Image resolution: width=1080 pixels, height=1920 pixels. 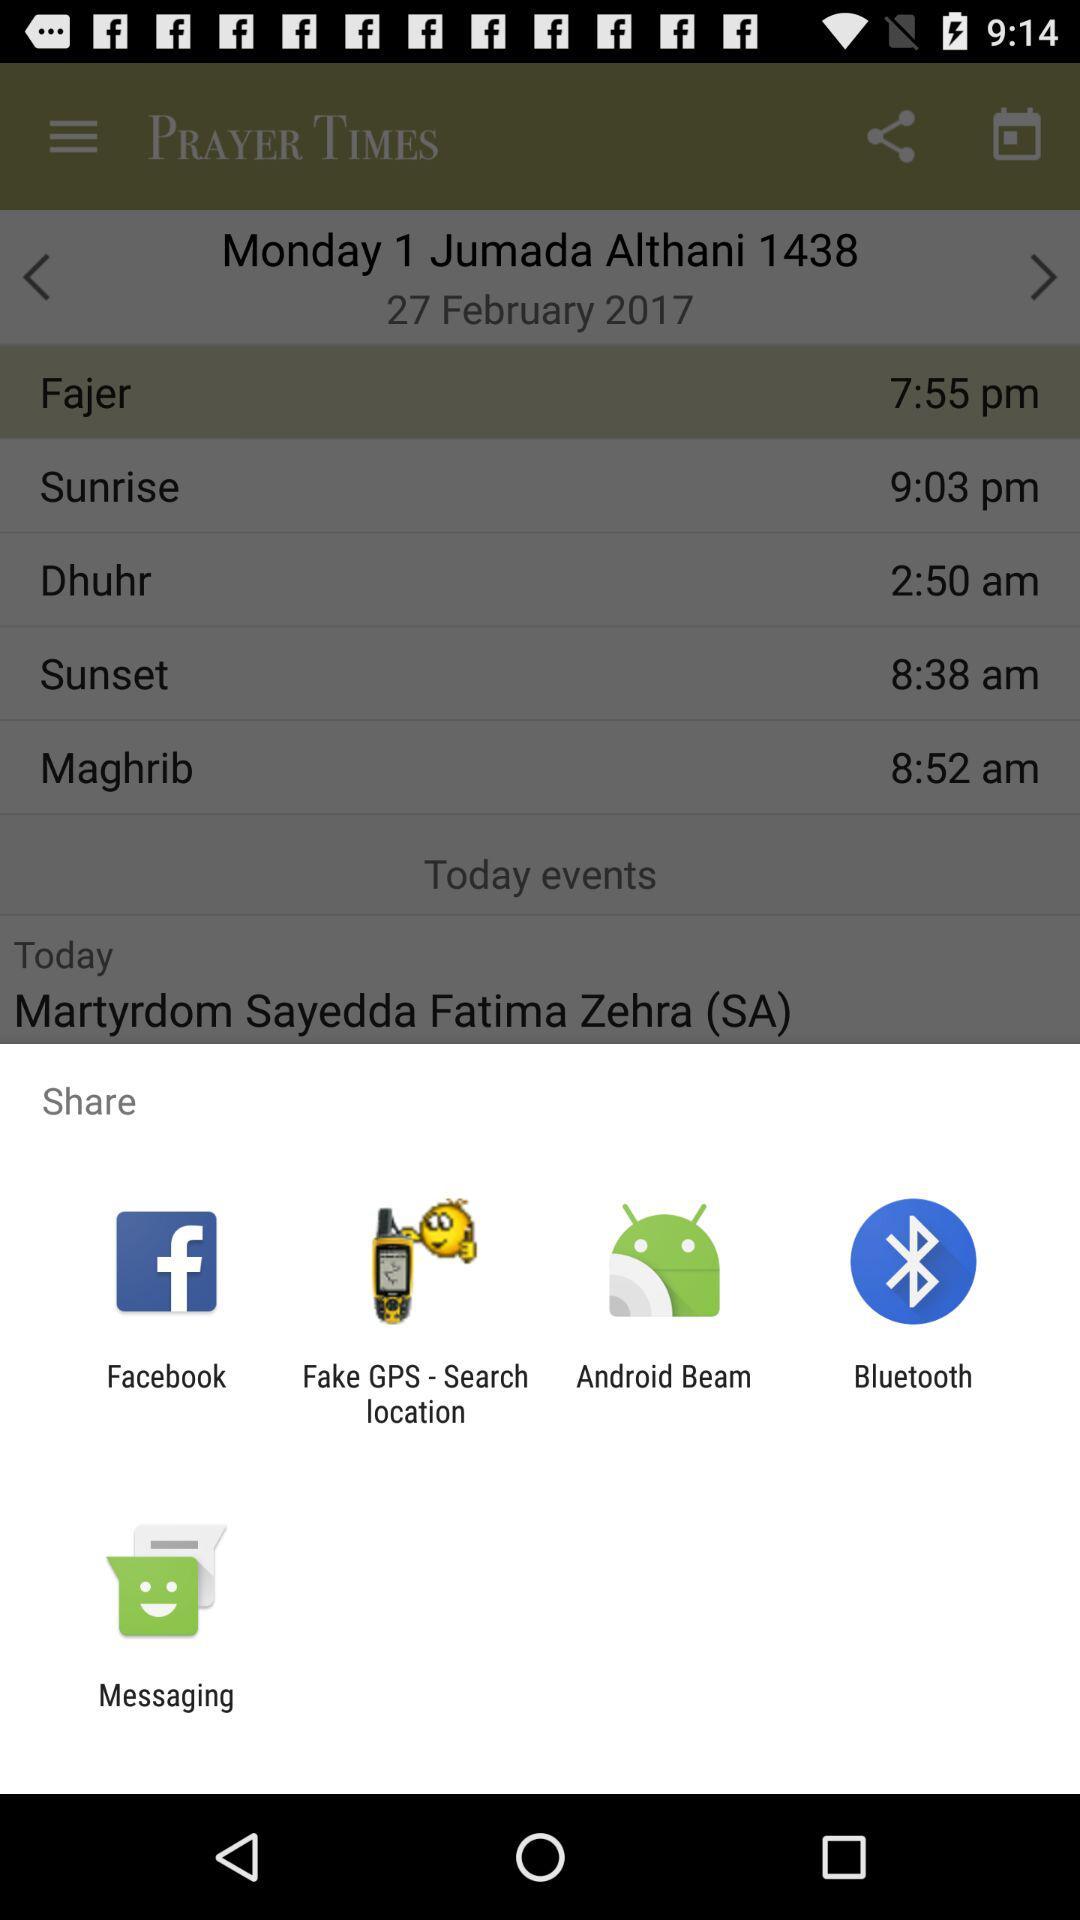 I want to click on android beam icon, so click(x=664, y=1392).